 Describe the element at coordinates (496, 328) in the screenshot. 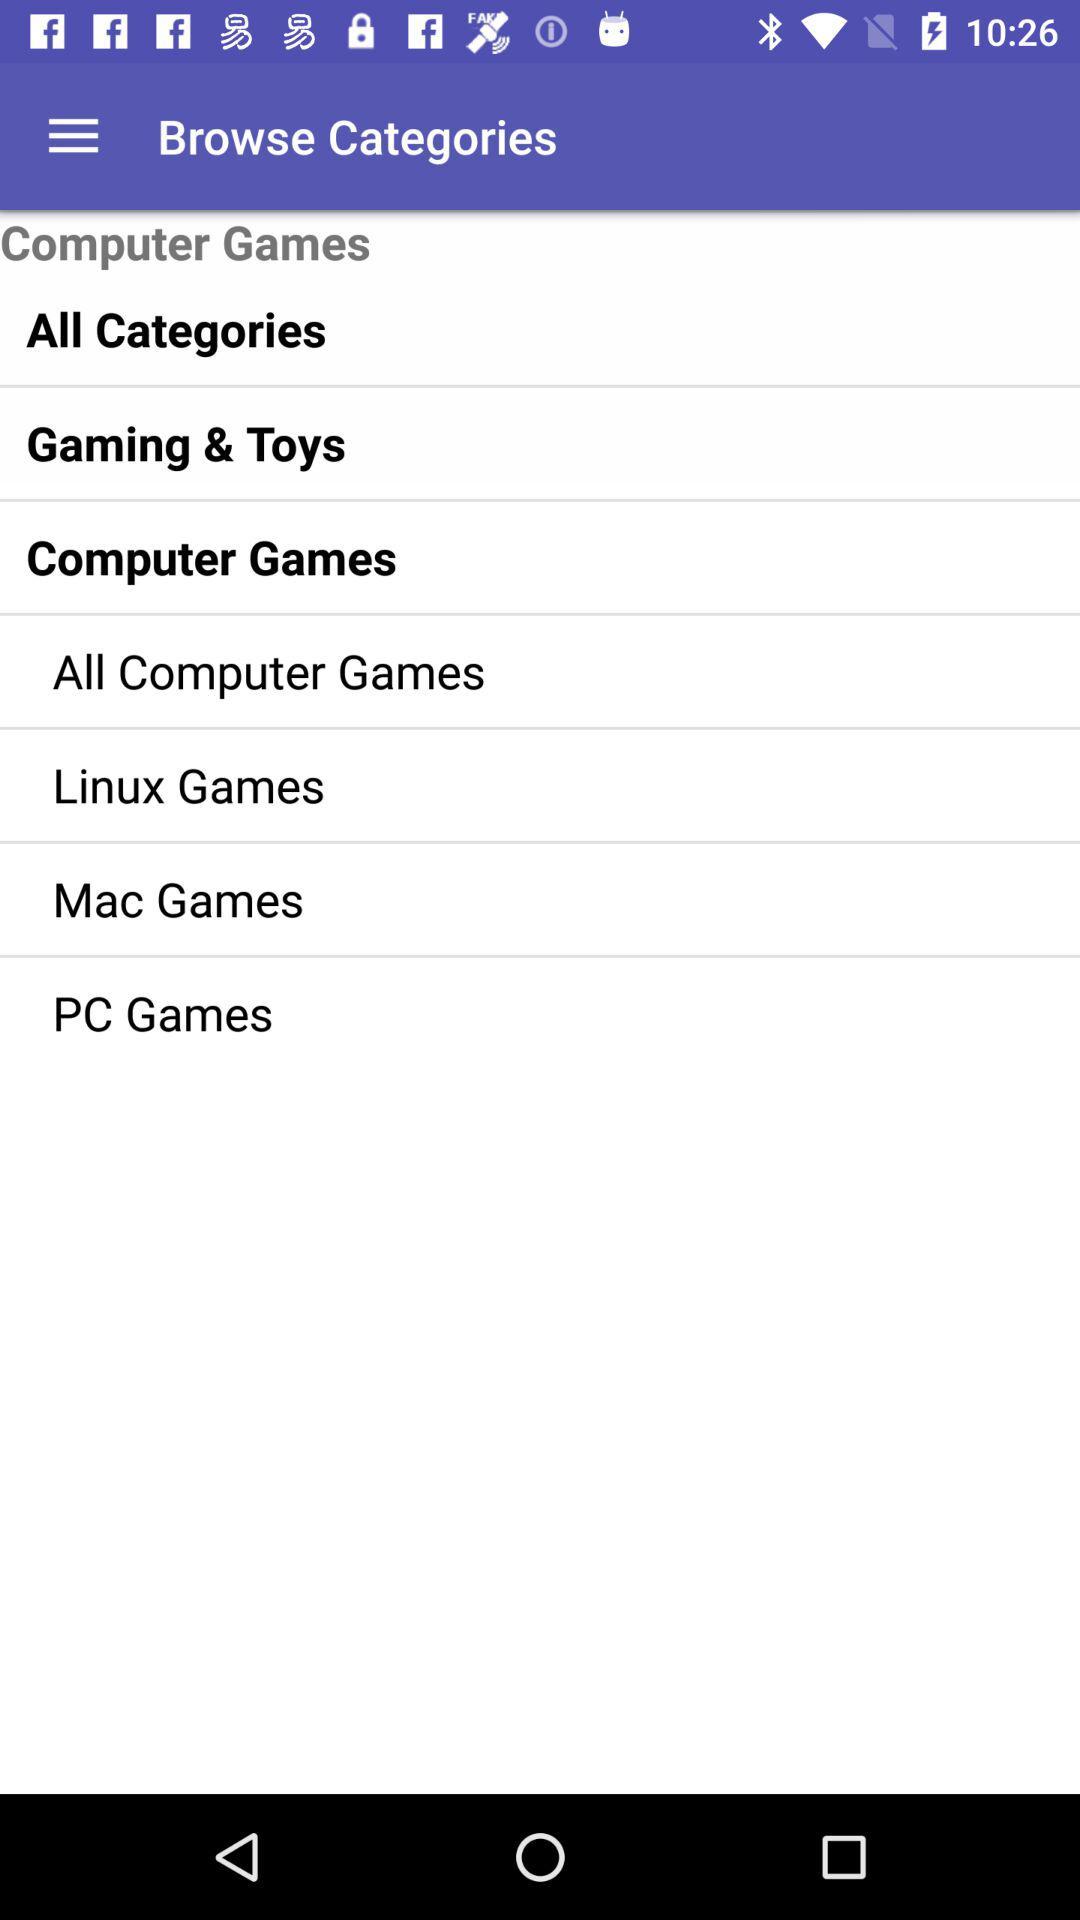

I see `the icon below the computer games icon` at that location.